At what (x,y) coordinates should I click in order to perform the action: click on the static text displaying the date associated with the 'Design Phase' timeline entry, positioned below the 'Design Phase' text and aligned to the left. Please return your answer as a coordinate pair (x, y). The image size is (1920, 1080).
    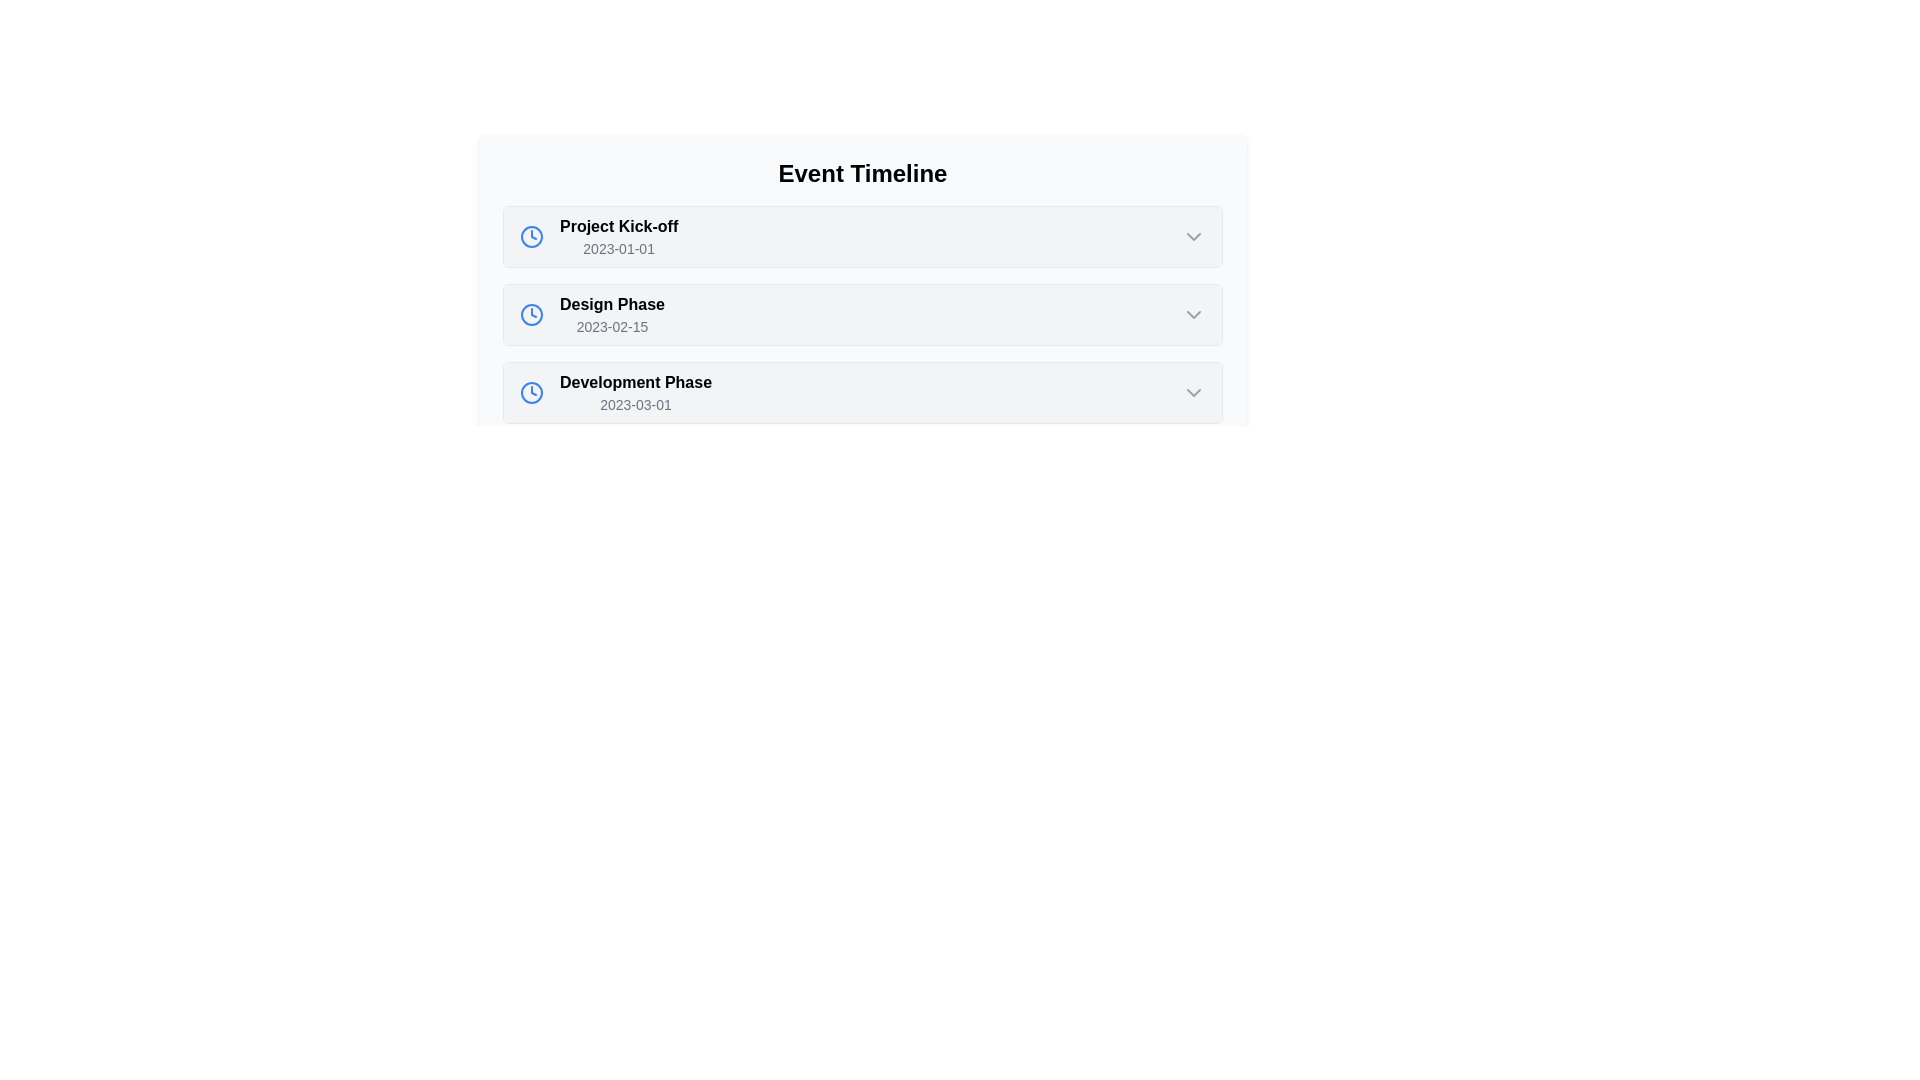
    Looking at the image, I should click on (611, 326).